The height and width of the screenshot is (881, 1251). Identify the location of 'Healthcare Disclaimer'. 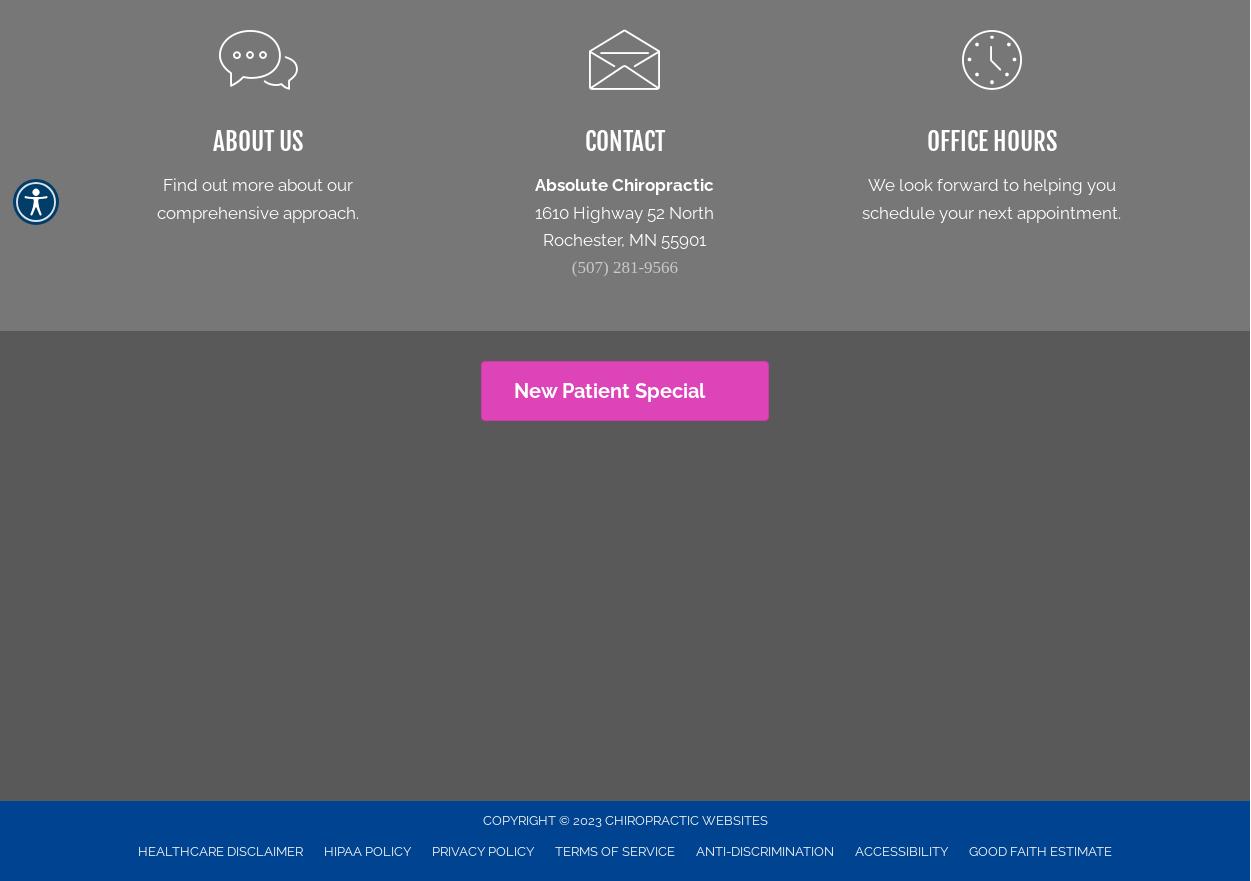
(219, 851).